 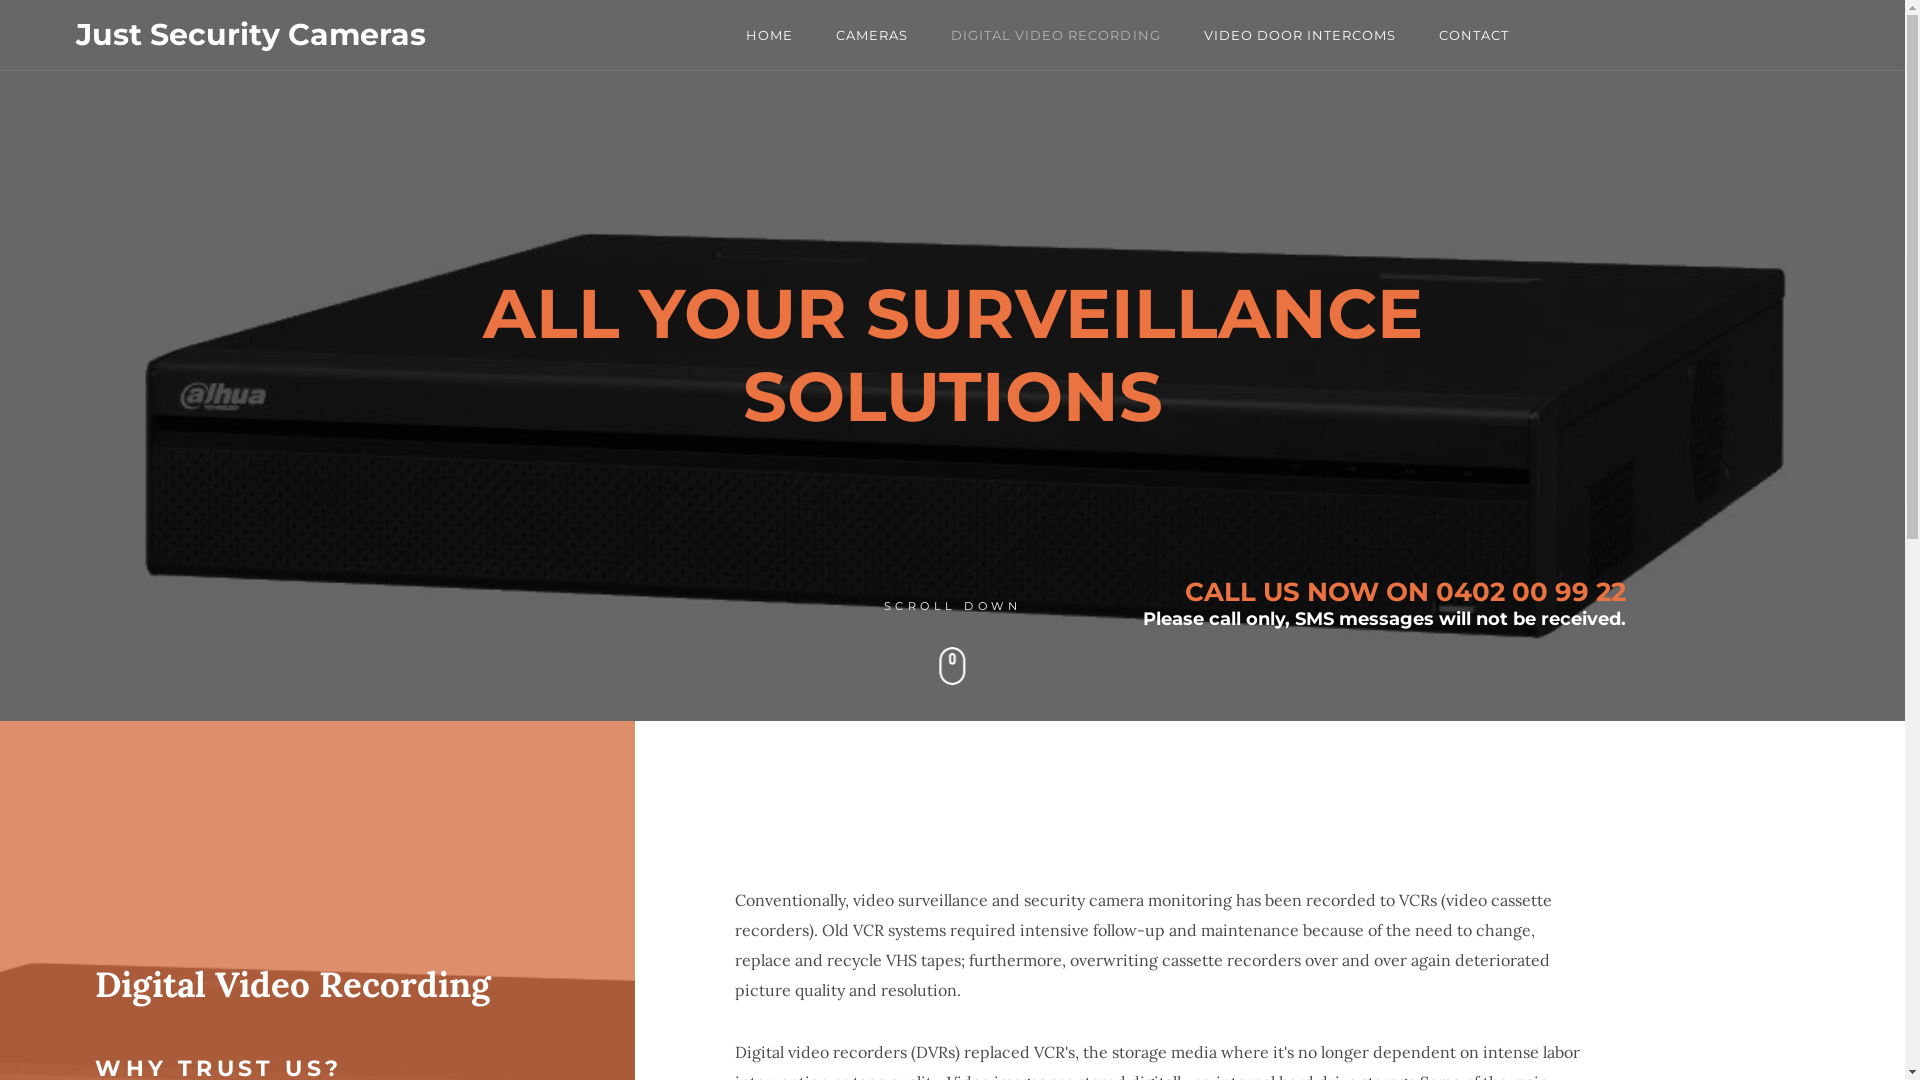 I want to click on 'DIGITAL VIDEO RECORDING', so click(x=949, y=34).